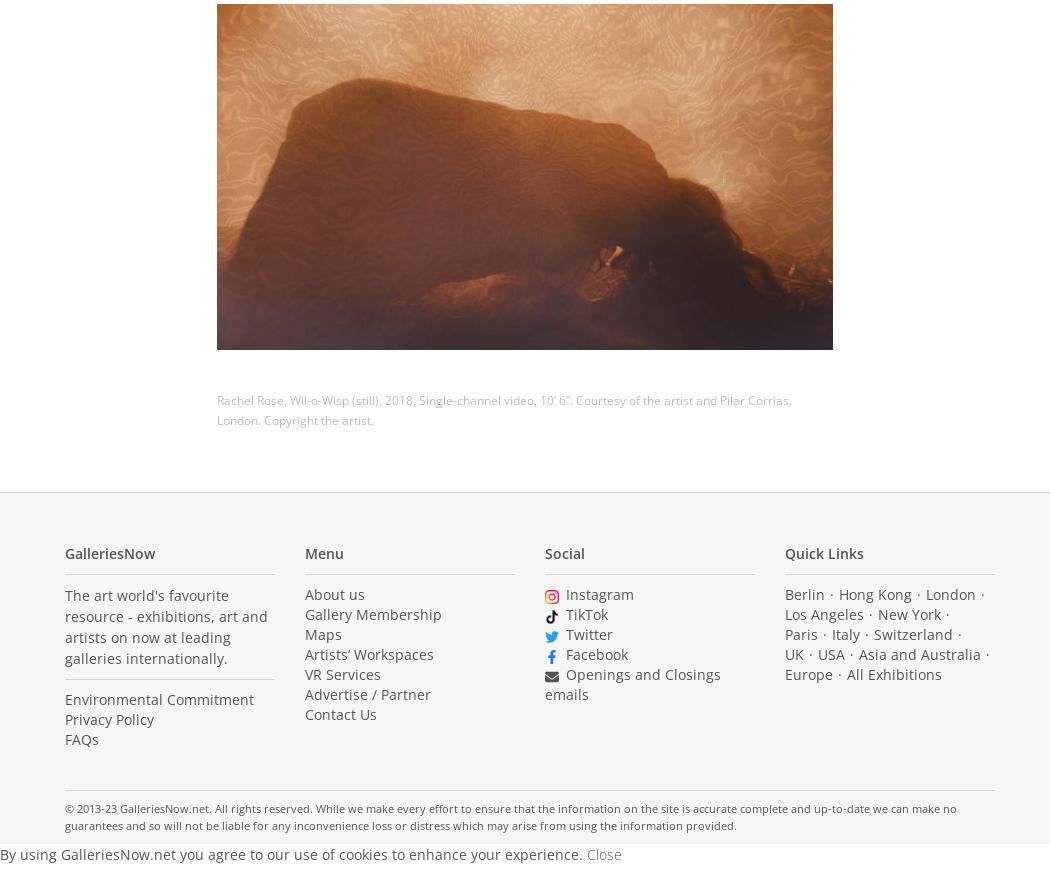  I want to click on 'About us', so click(305, 593).